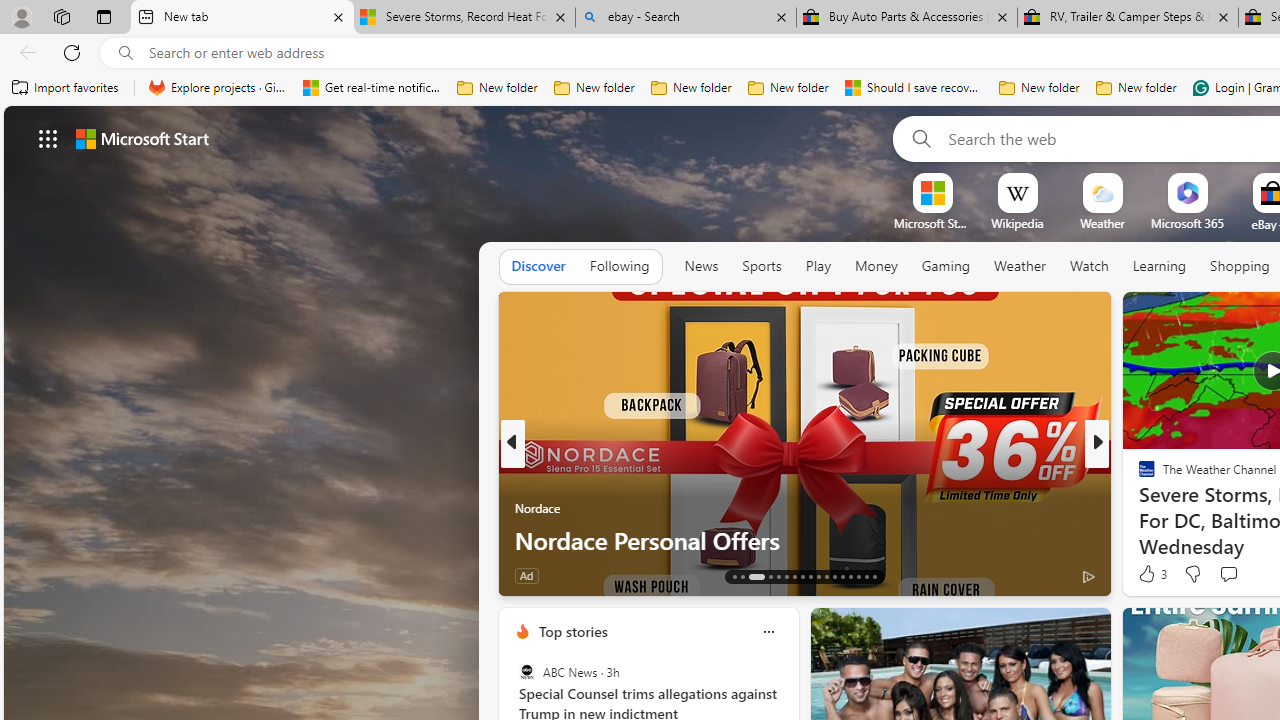 This screenshot has width=1280, height=720. I want to click on 'Like', so click(1140, 575).